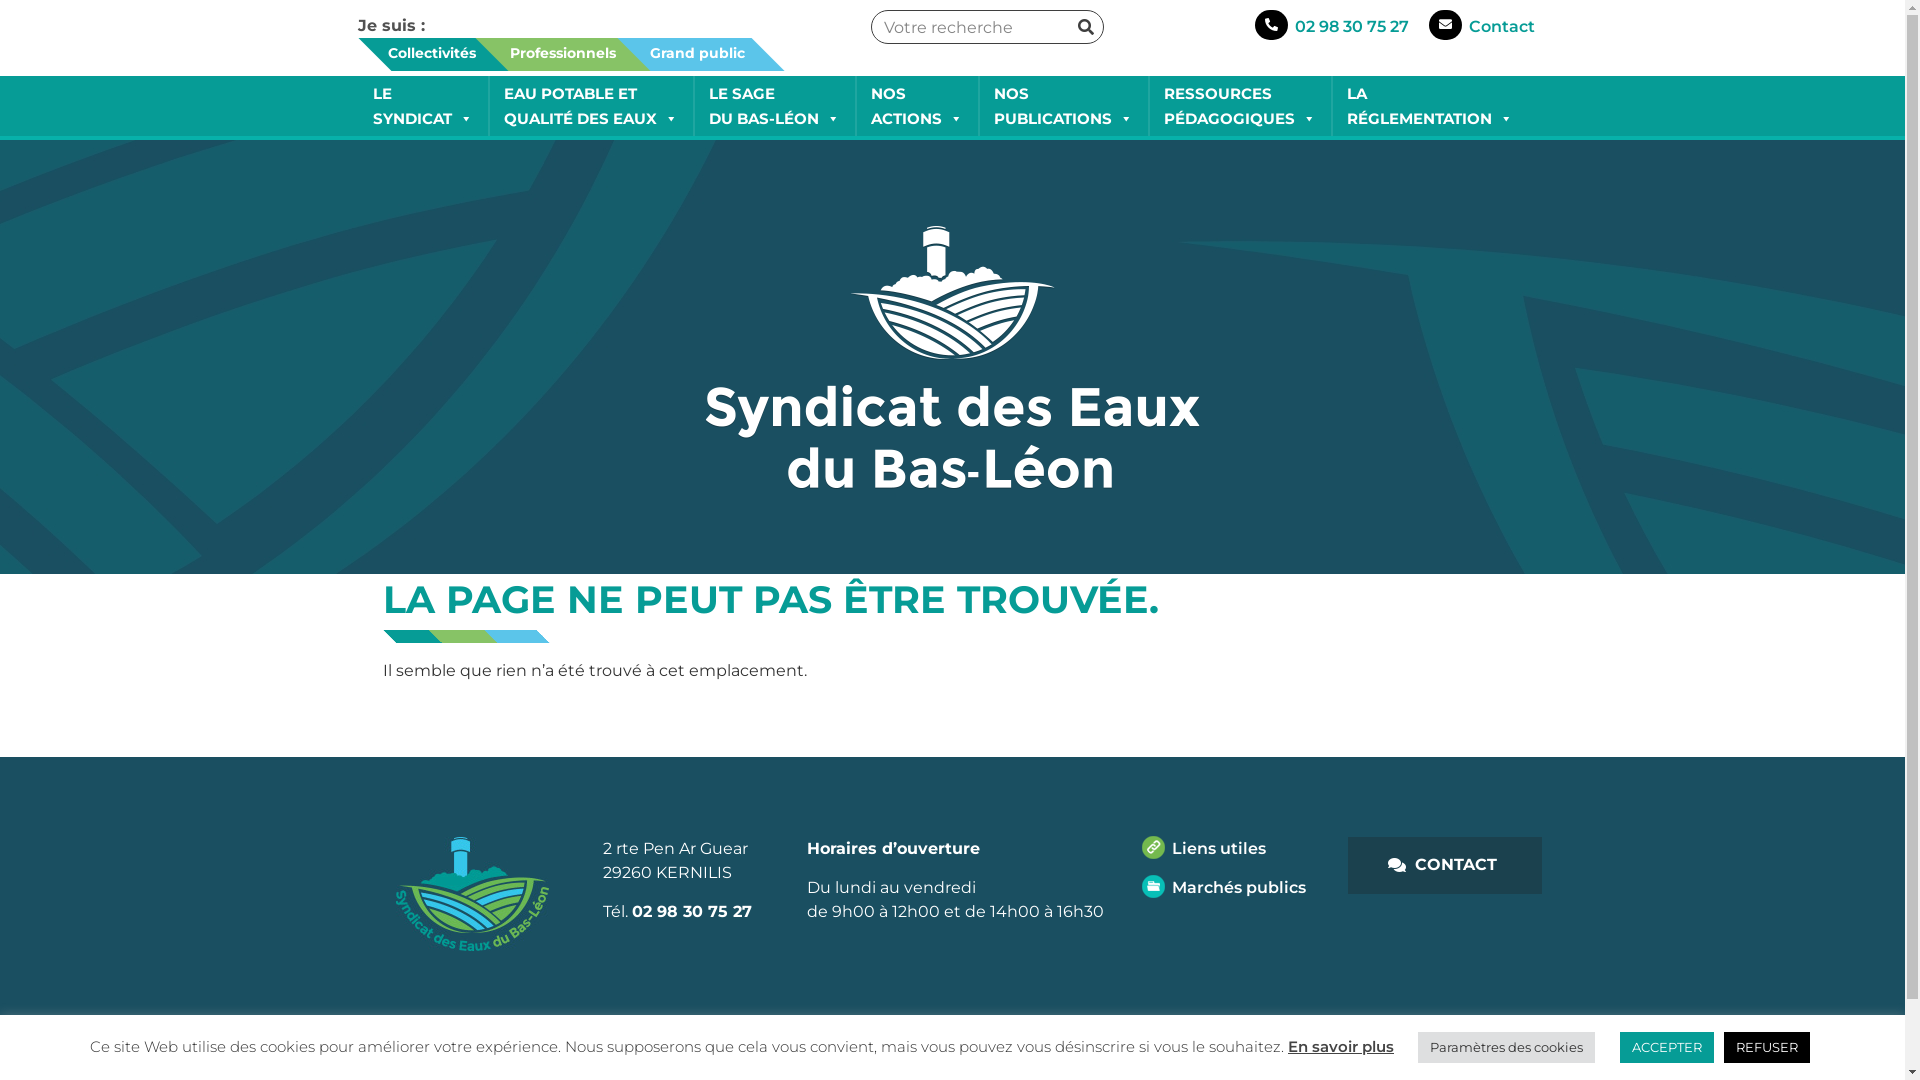 This screenshot has height=1080, width=1920. I want to click on 'LE, so click(421, 105).